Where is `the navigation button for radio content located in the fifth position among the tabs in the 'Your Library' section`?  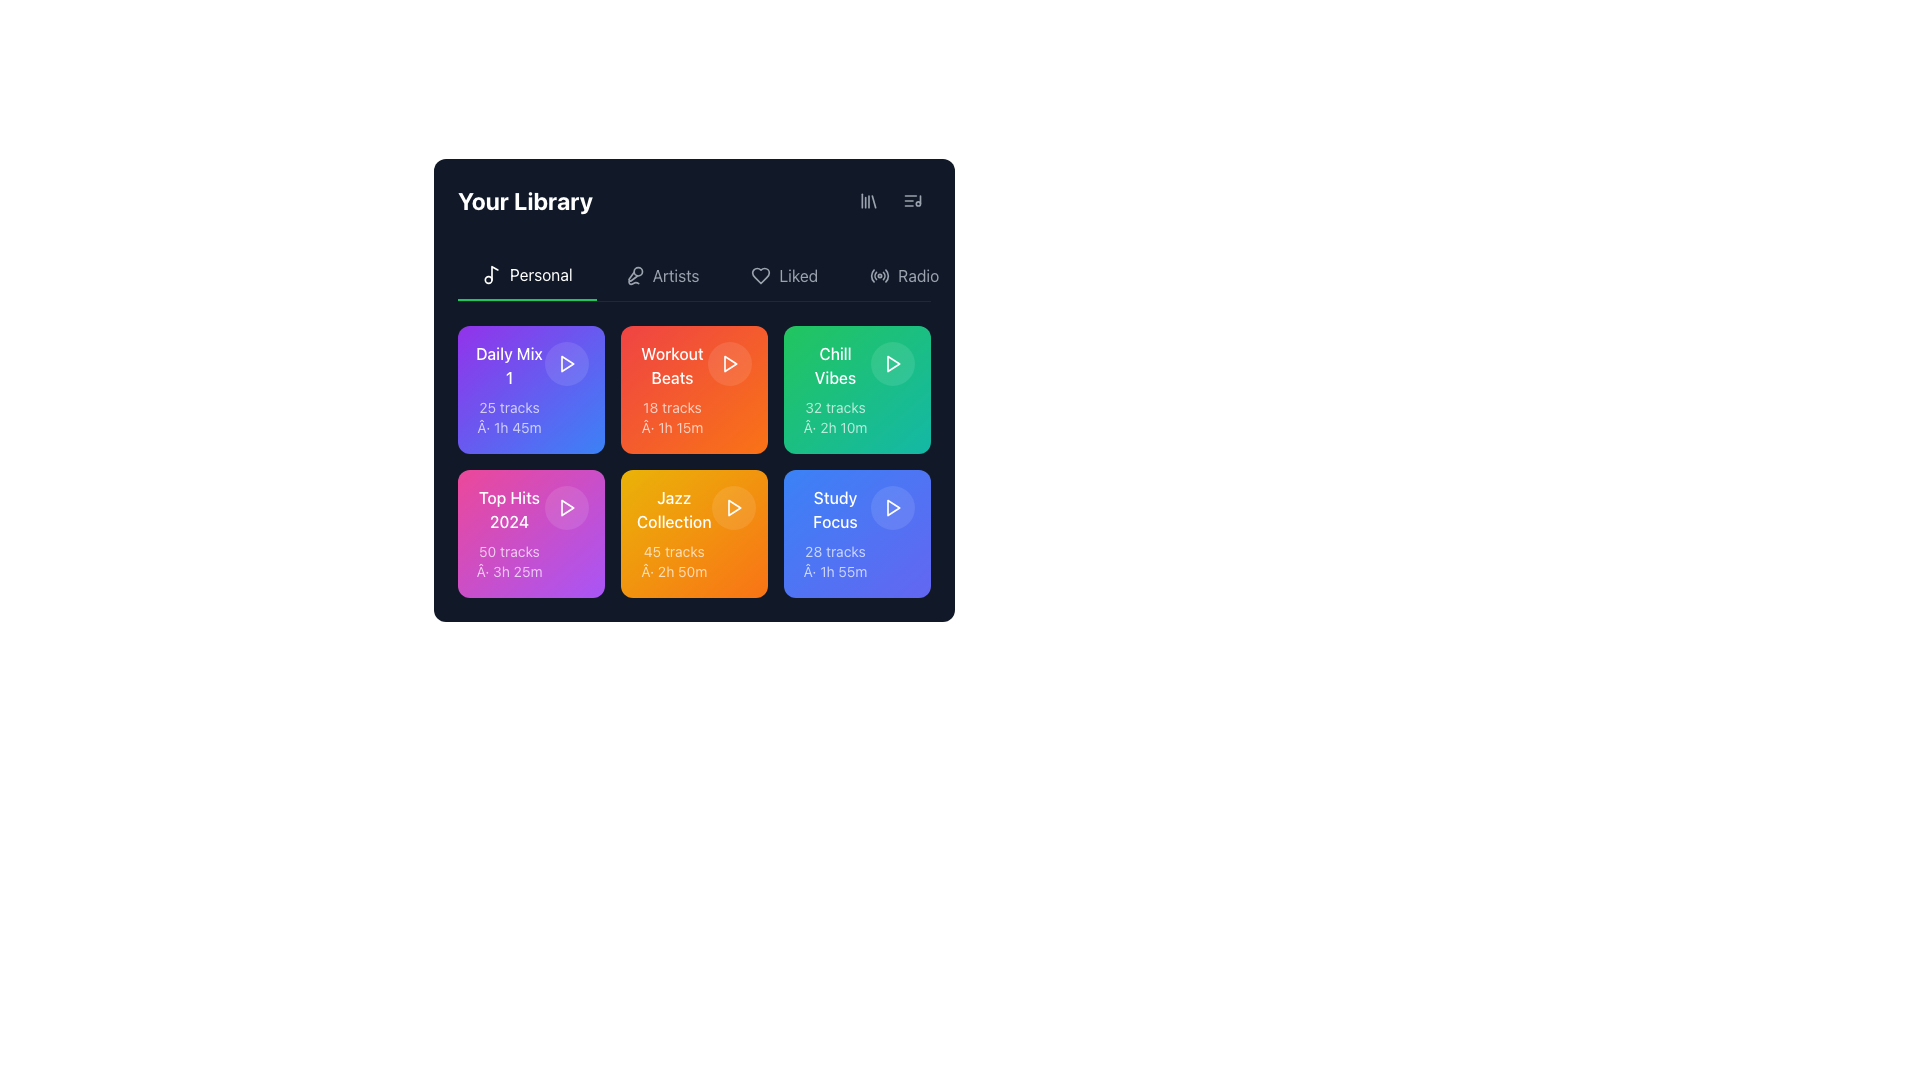 the navigation button for radio content located in the fifth position among the tabs in the 'Your Library' section is located at coordinates (903, 276).